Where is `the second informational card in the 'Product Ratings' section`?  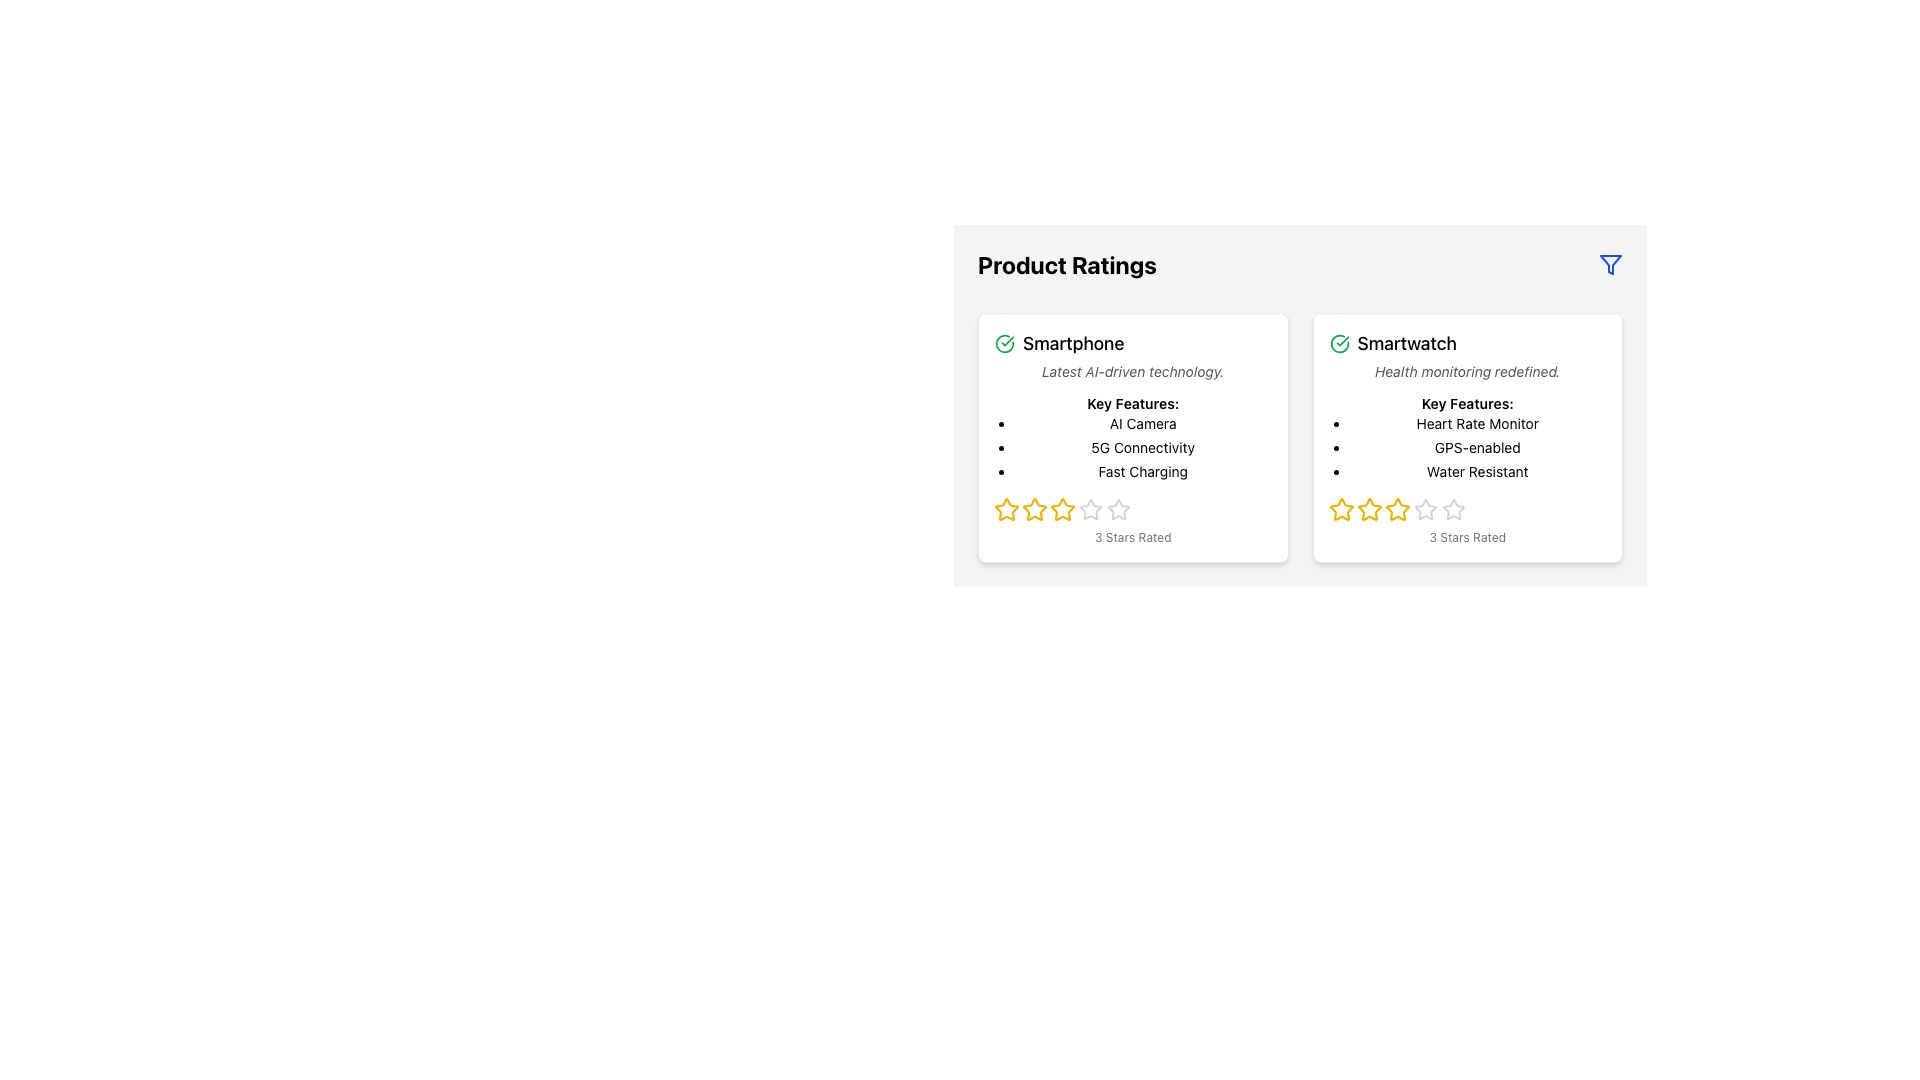
the second informational card in the 'Product Ratings' section is located at coordinates (1467, 437).